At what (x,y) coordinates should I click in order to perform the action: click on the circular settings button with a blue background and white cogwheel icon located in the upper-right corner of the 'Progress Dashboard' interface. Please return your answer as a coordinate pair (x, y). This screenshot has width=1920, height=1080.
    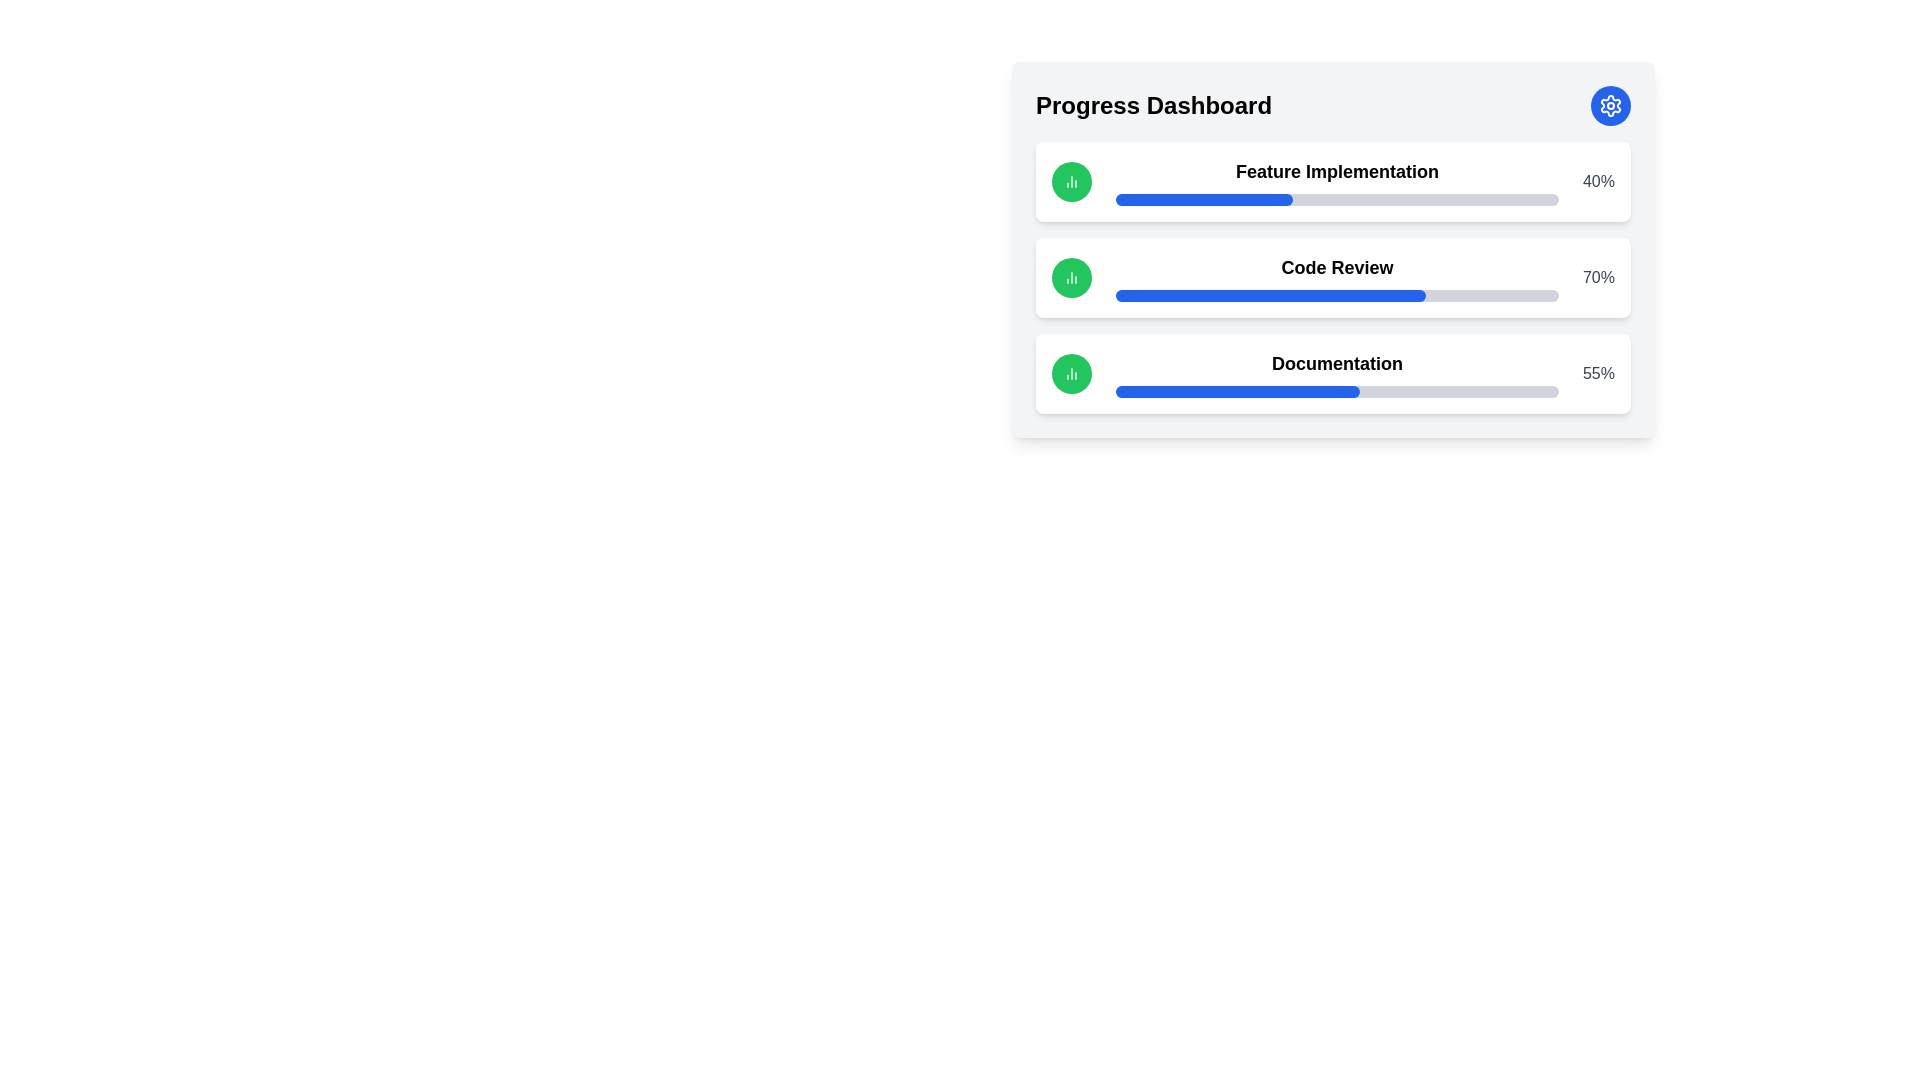
    Looking at the image, I should click on (1611, 105).